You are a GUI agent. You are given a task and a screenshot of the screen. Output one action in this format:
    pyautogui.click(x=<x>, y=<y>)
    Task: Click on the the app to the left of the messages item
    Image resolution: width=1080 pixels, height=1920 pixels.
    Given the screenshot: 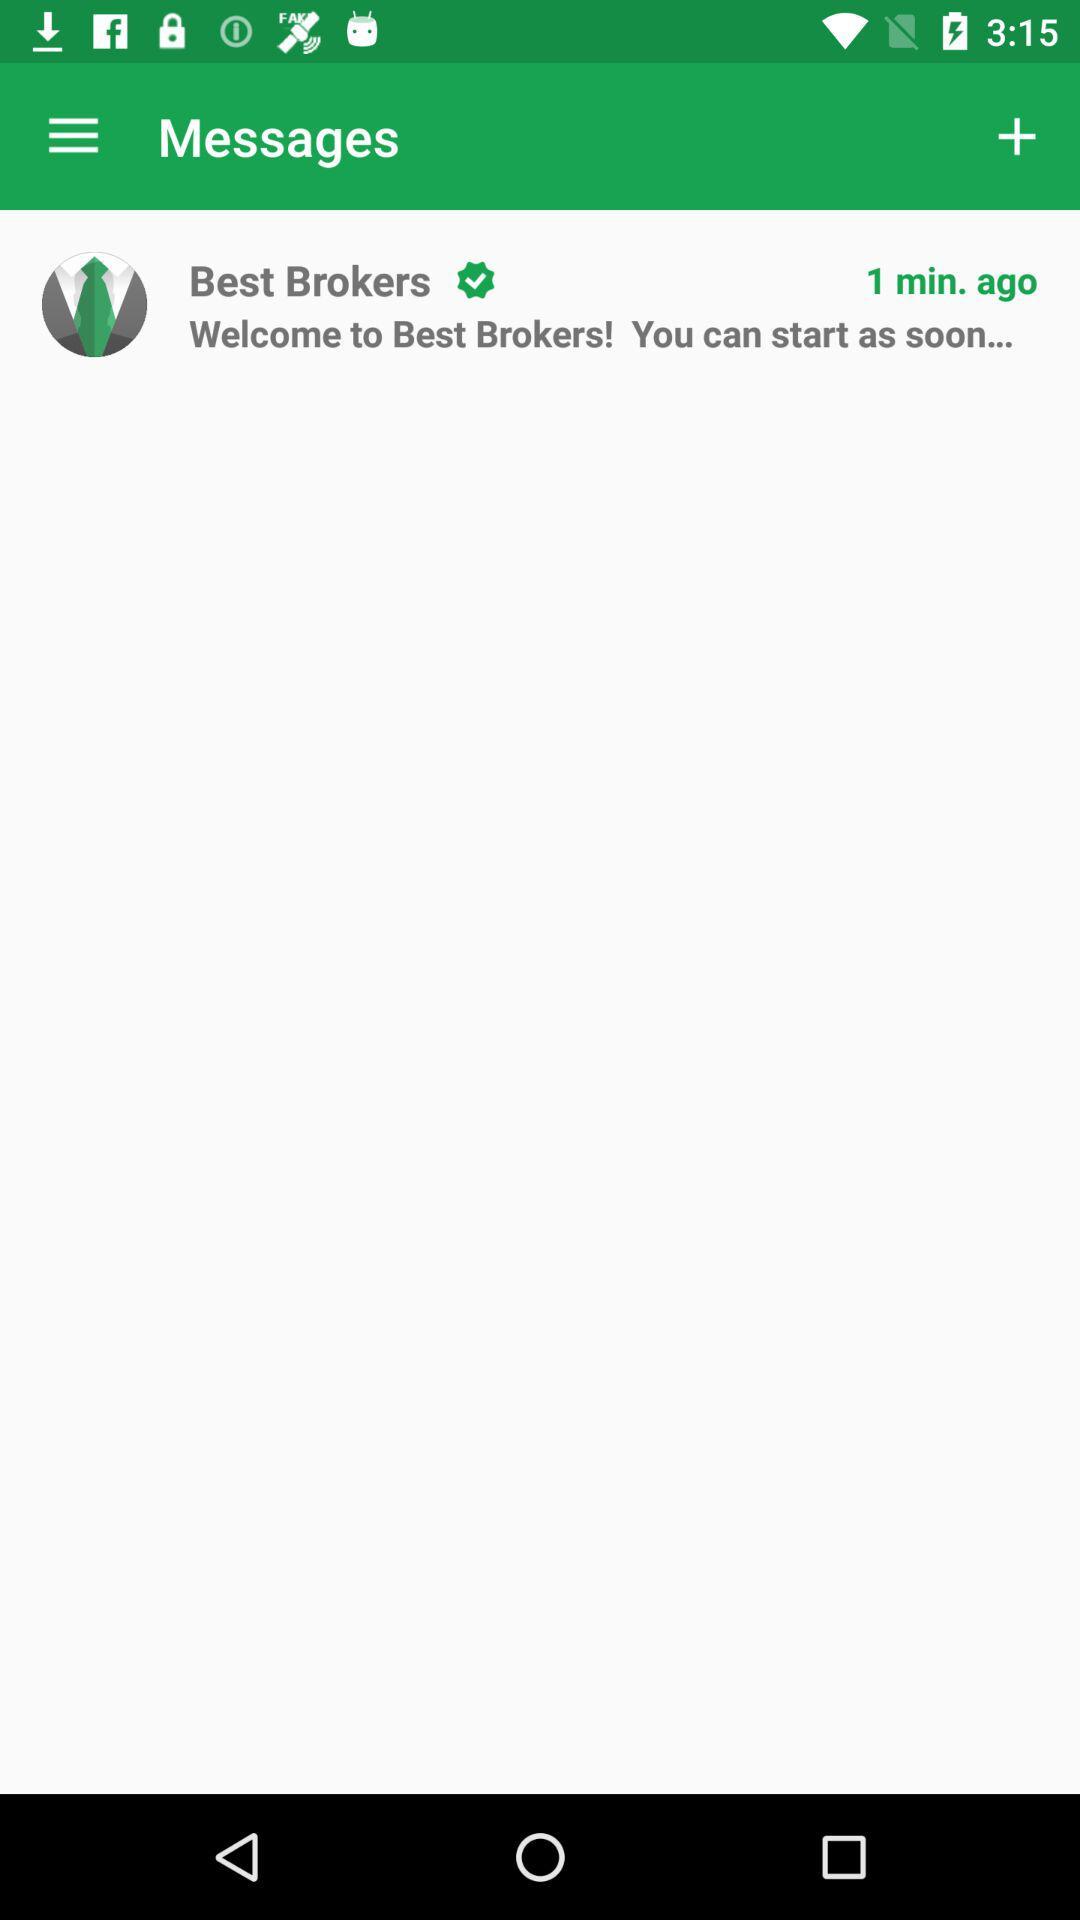 What is the action you would take?
    pyautogui.click(x=72, y=135)
    